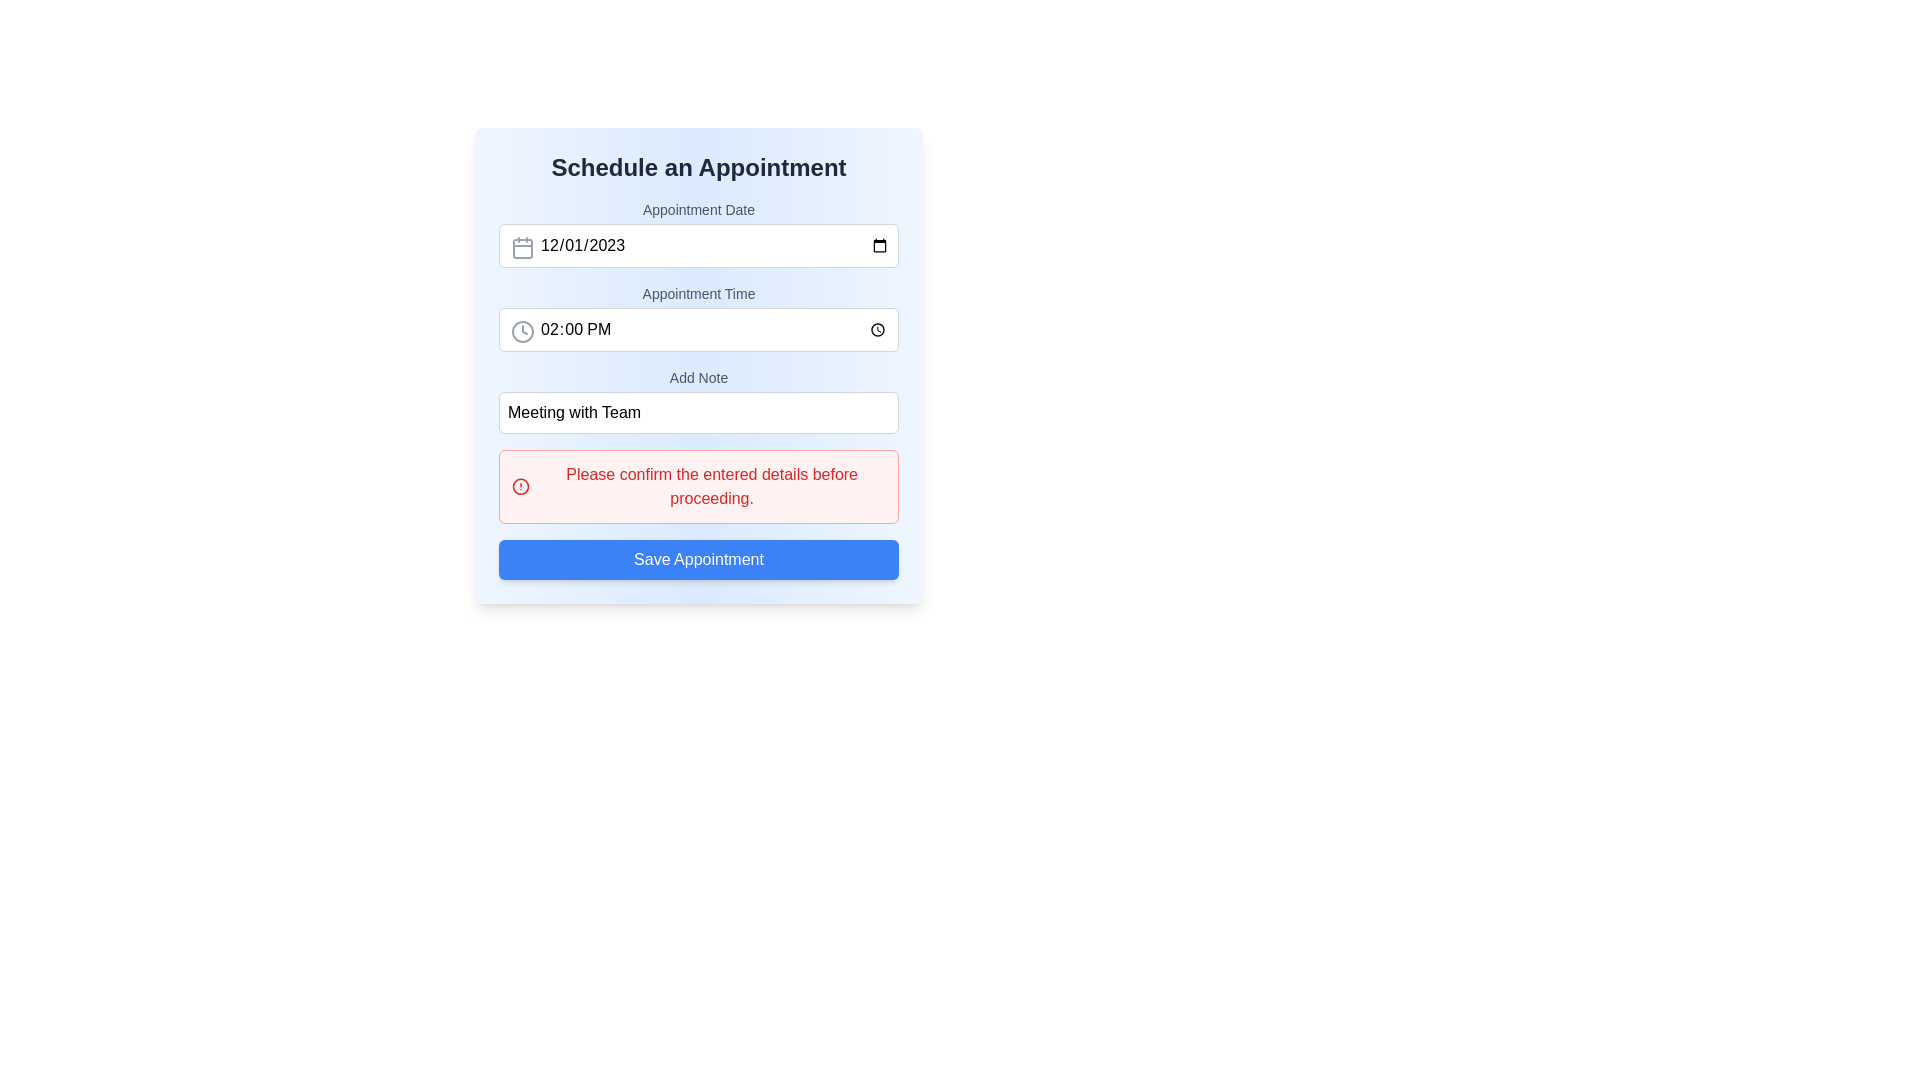 This screenshot has width=1920, height=1080. Describe the element at coordinates (521, 486) in the screenshot. I see `the circular icon that represents an alert or error, located to the left of the warning text 'Please confirm the entered details before proceeding.'` at that location.